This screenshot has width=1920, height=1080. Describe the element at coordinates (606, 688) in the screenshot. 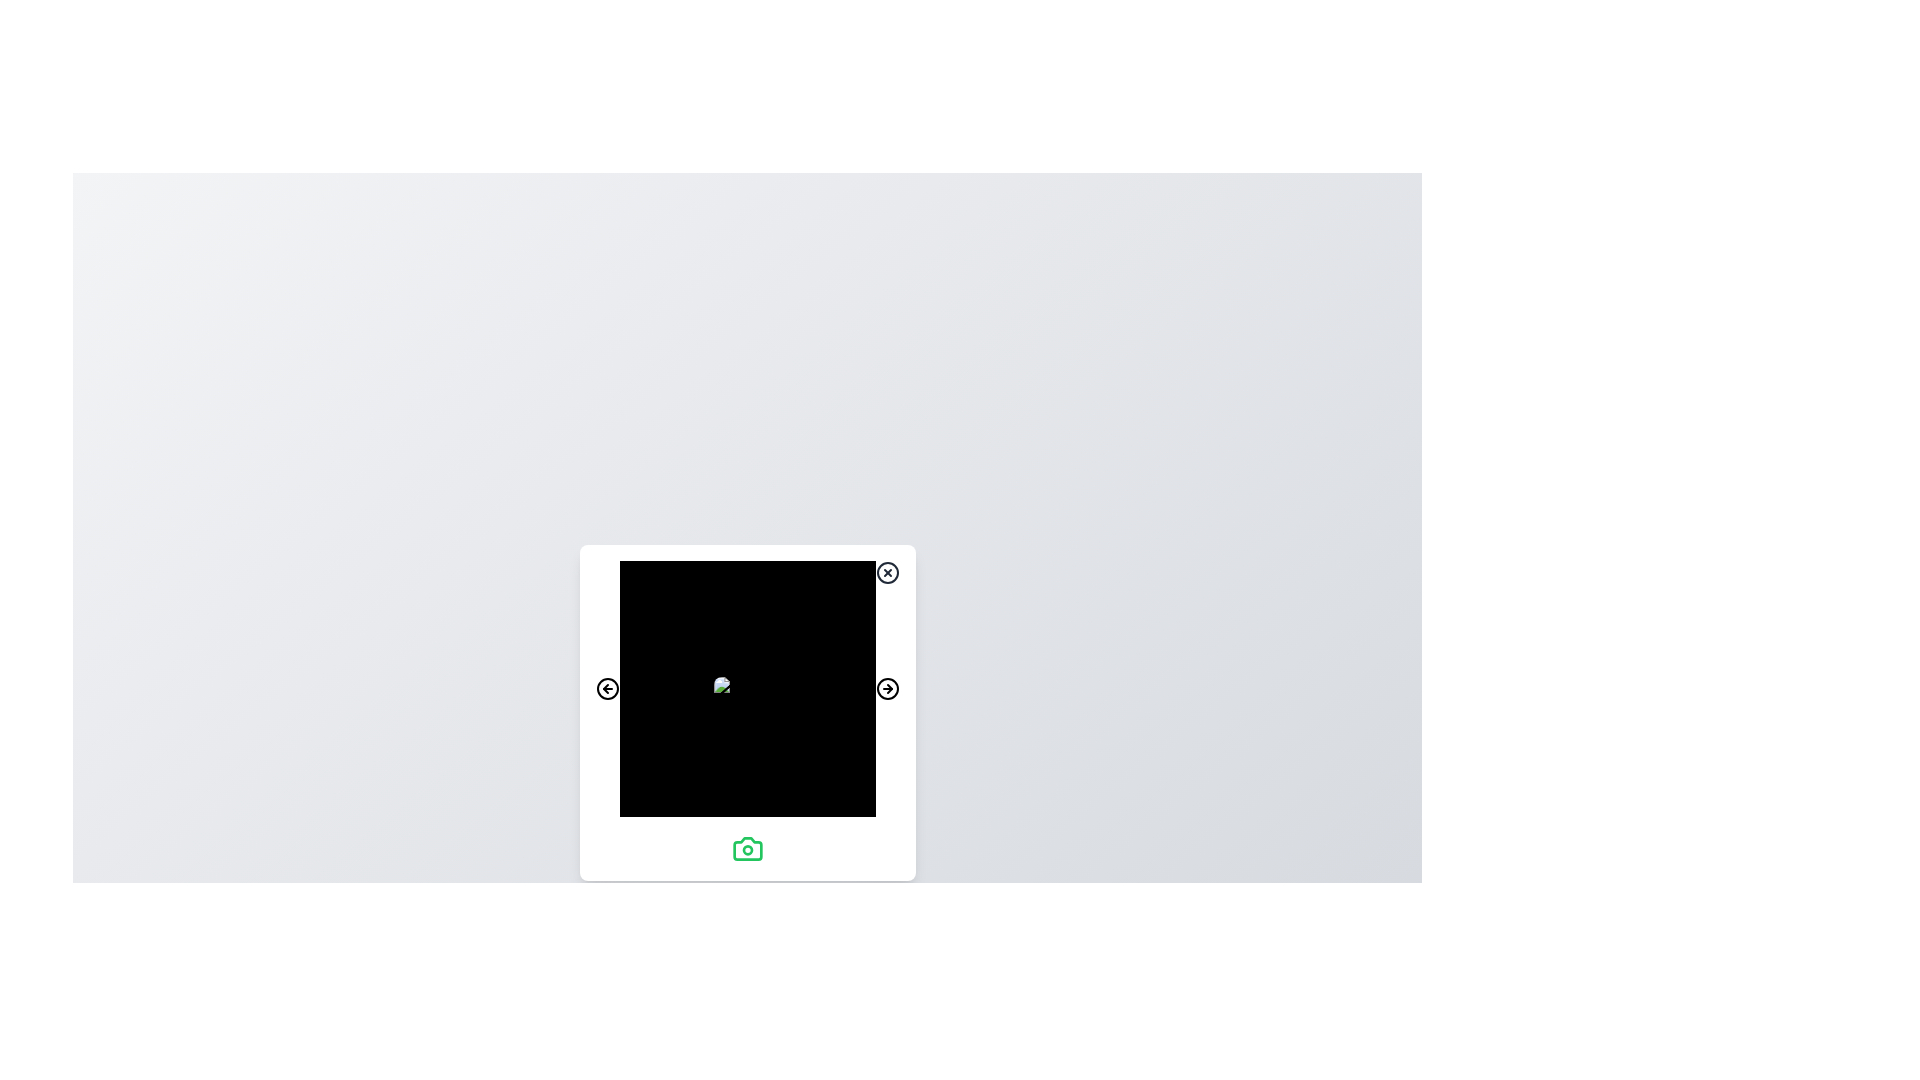

I see `the SVG circle element located at the center of a navigation icon on the left side, which indicates a back or previous action` at that location.